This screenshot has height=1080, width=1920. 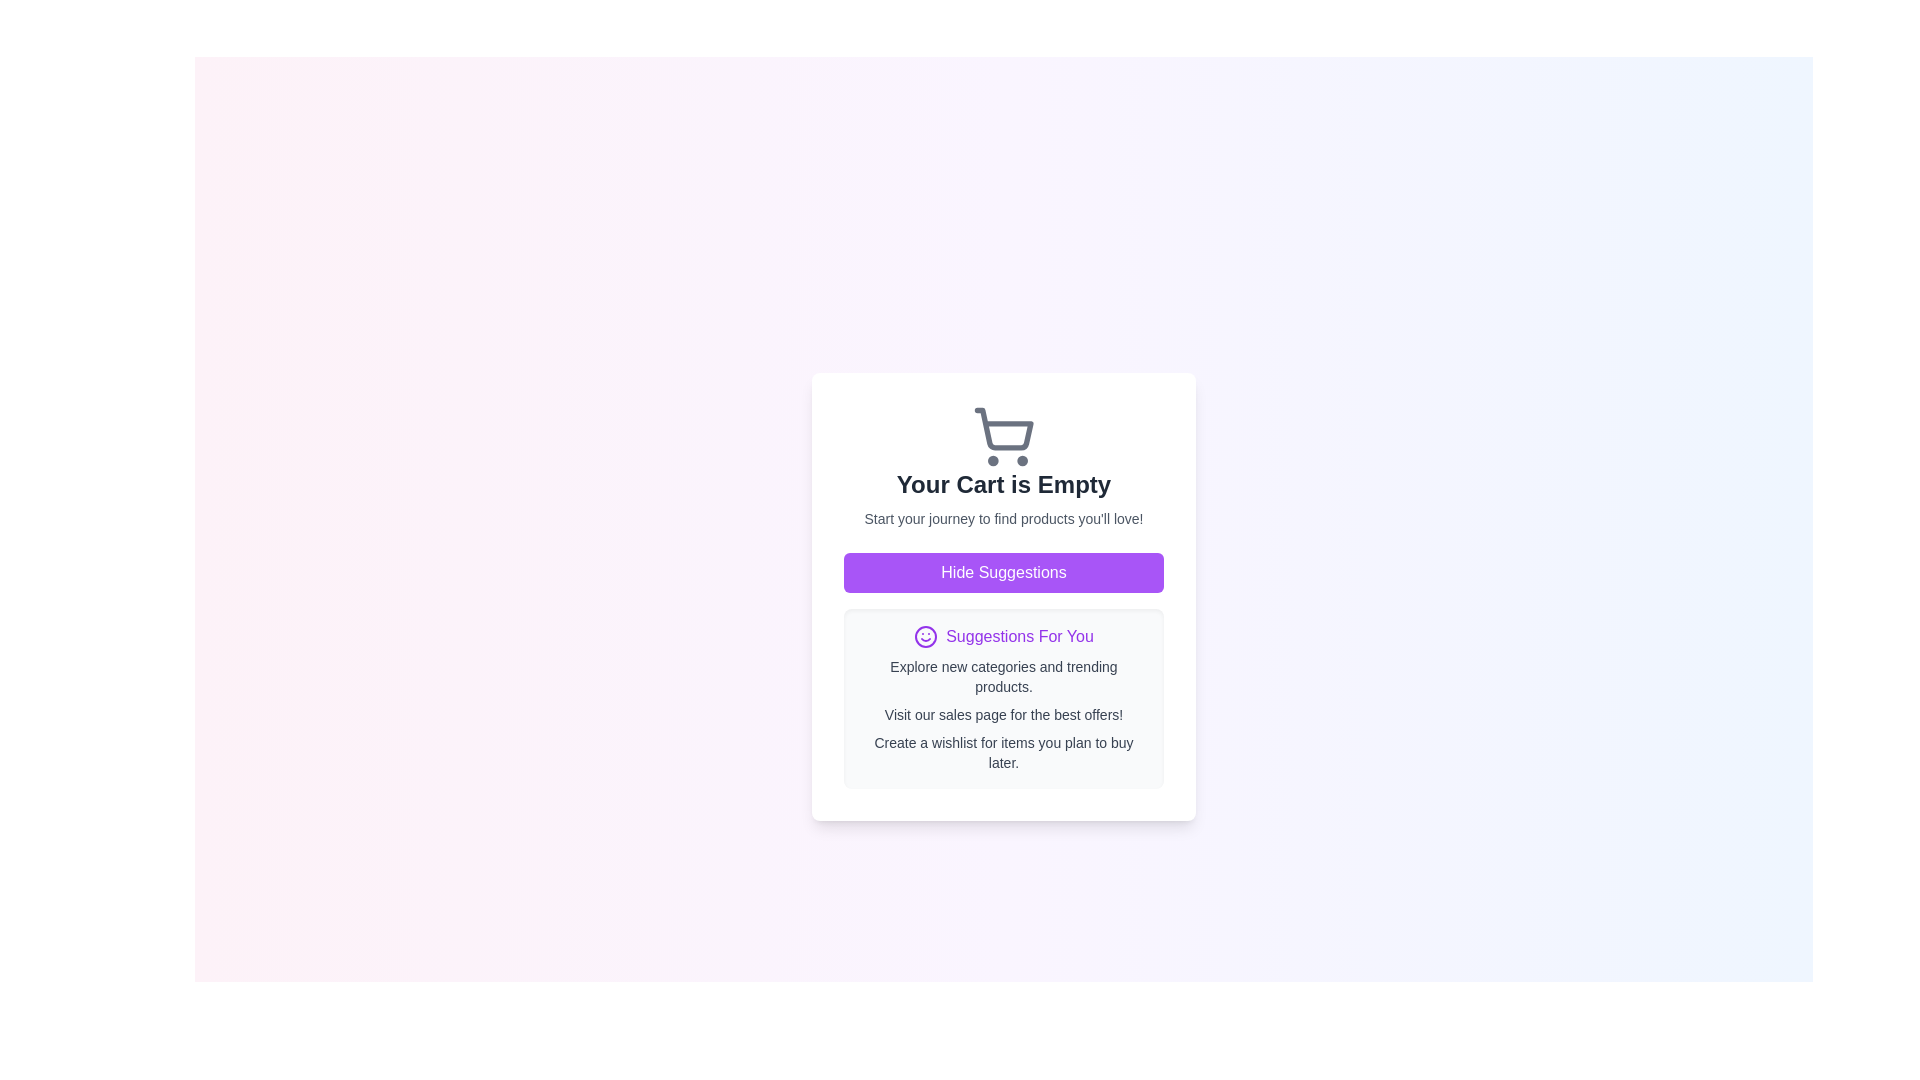 What do you see at coordinates (1019, 636) in the screenshot?
I see `text from the 'Suggestions For You' text label, which is displayed in a medium font weight and purple color, located in the center of the card-like UI box` at bounding box center [1019, 636].